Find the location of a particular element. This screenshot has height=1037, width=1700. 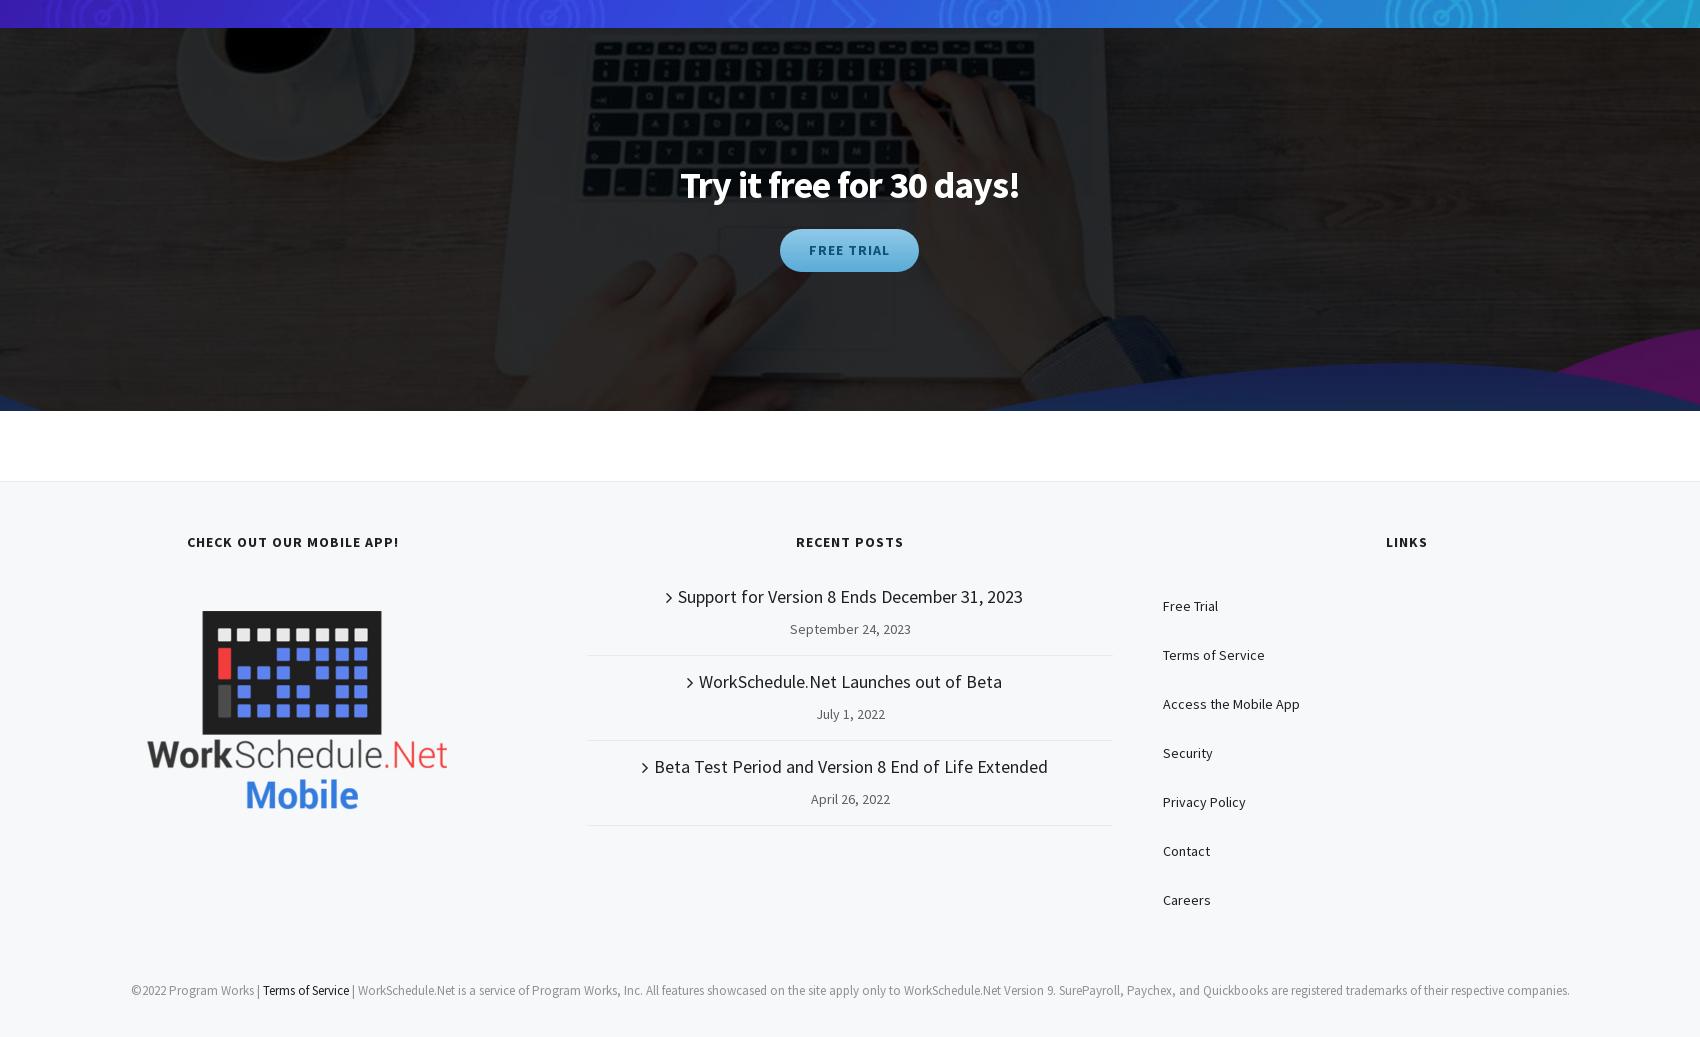

'Try it free for 30 days!' is located at coordinates (678, 183).